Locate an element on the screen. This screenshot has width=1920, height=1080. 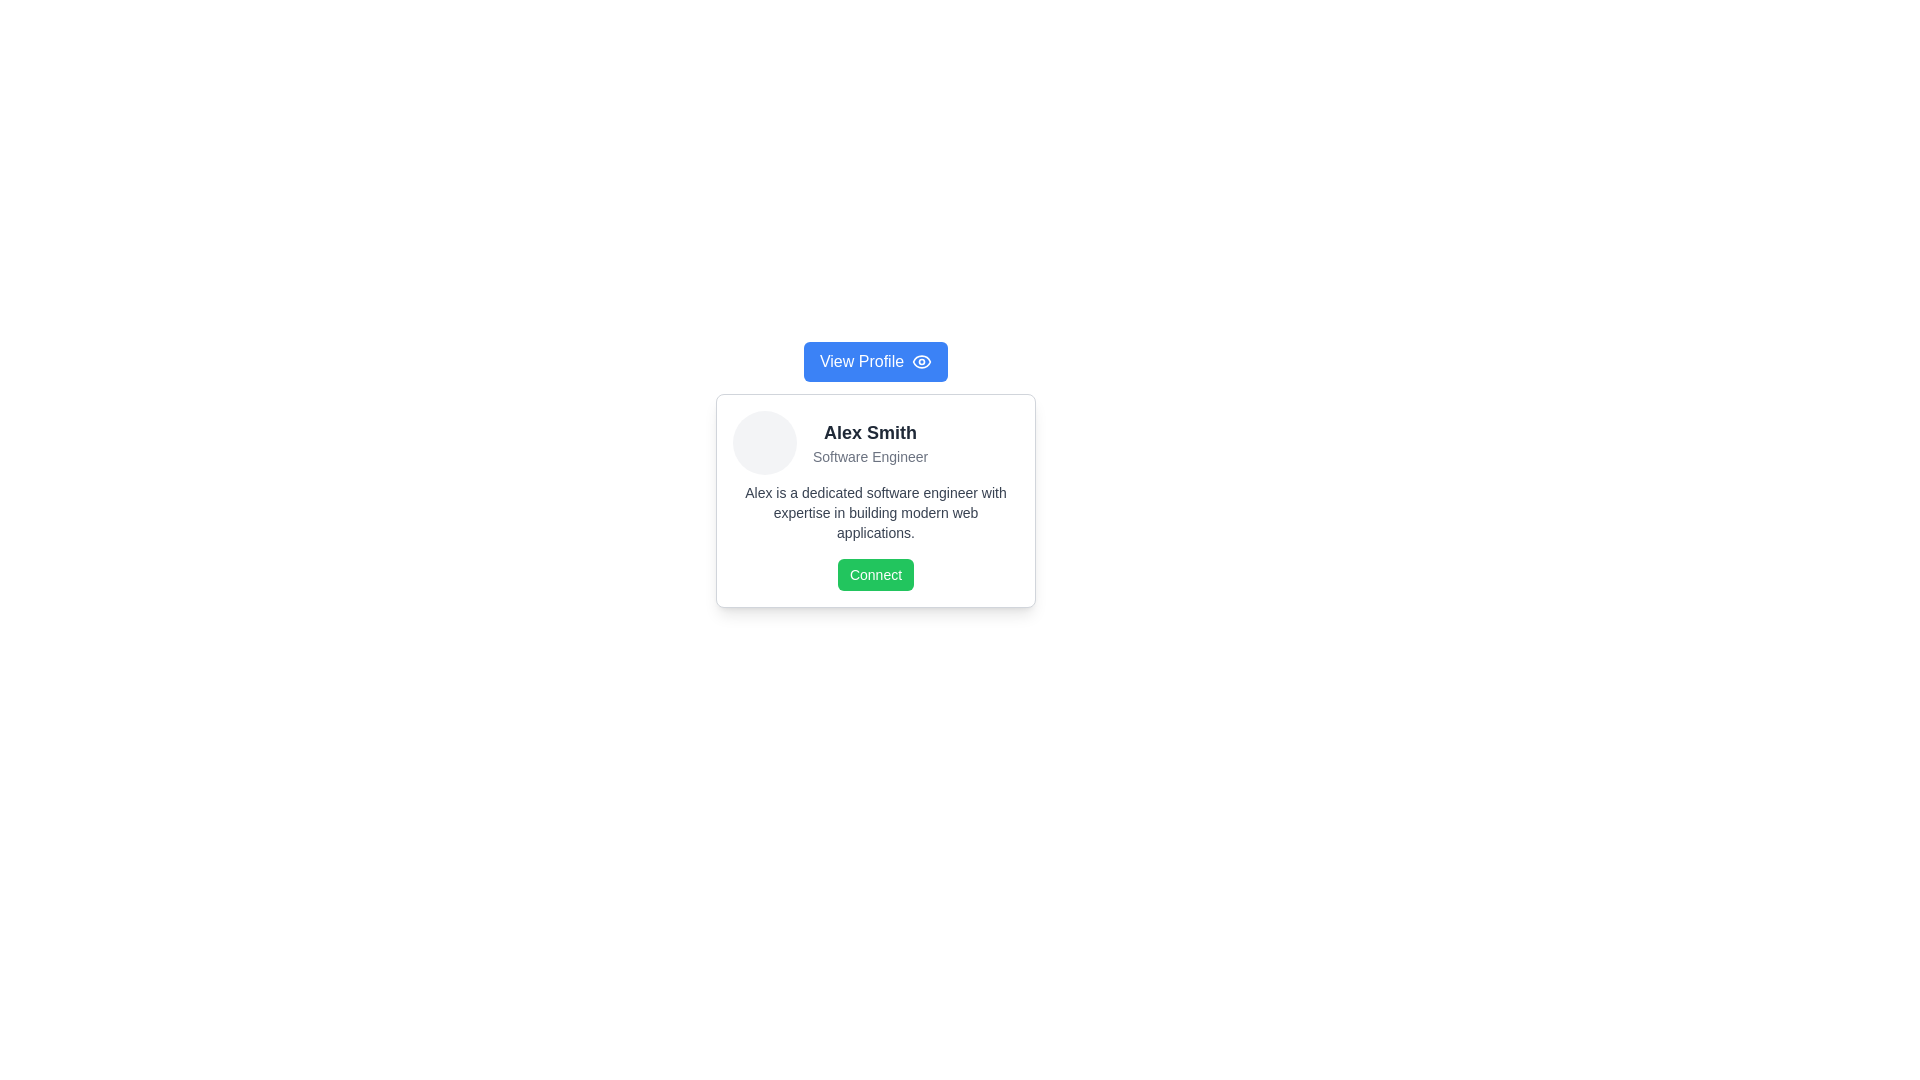
the text label representing the individual's name in the profile card, located beneath the avatar and above the job title 'Software Engineer' is located at coordinates (870, 431).